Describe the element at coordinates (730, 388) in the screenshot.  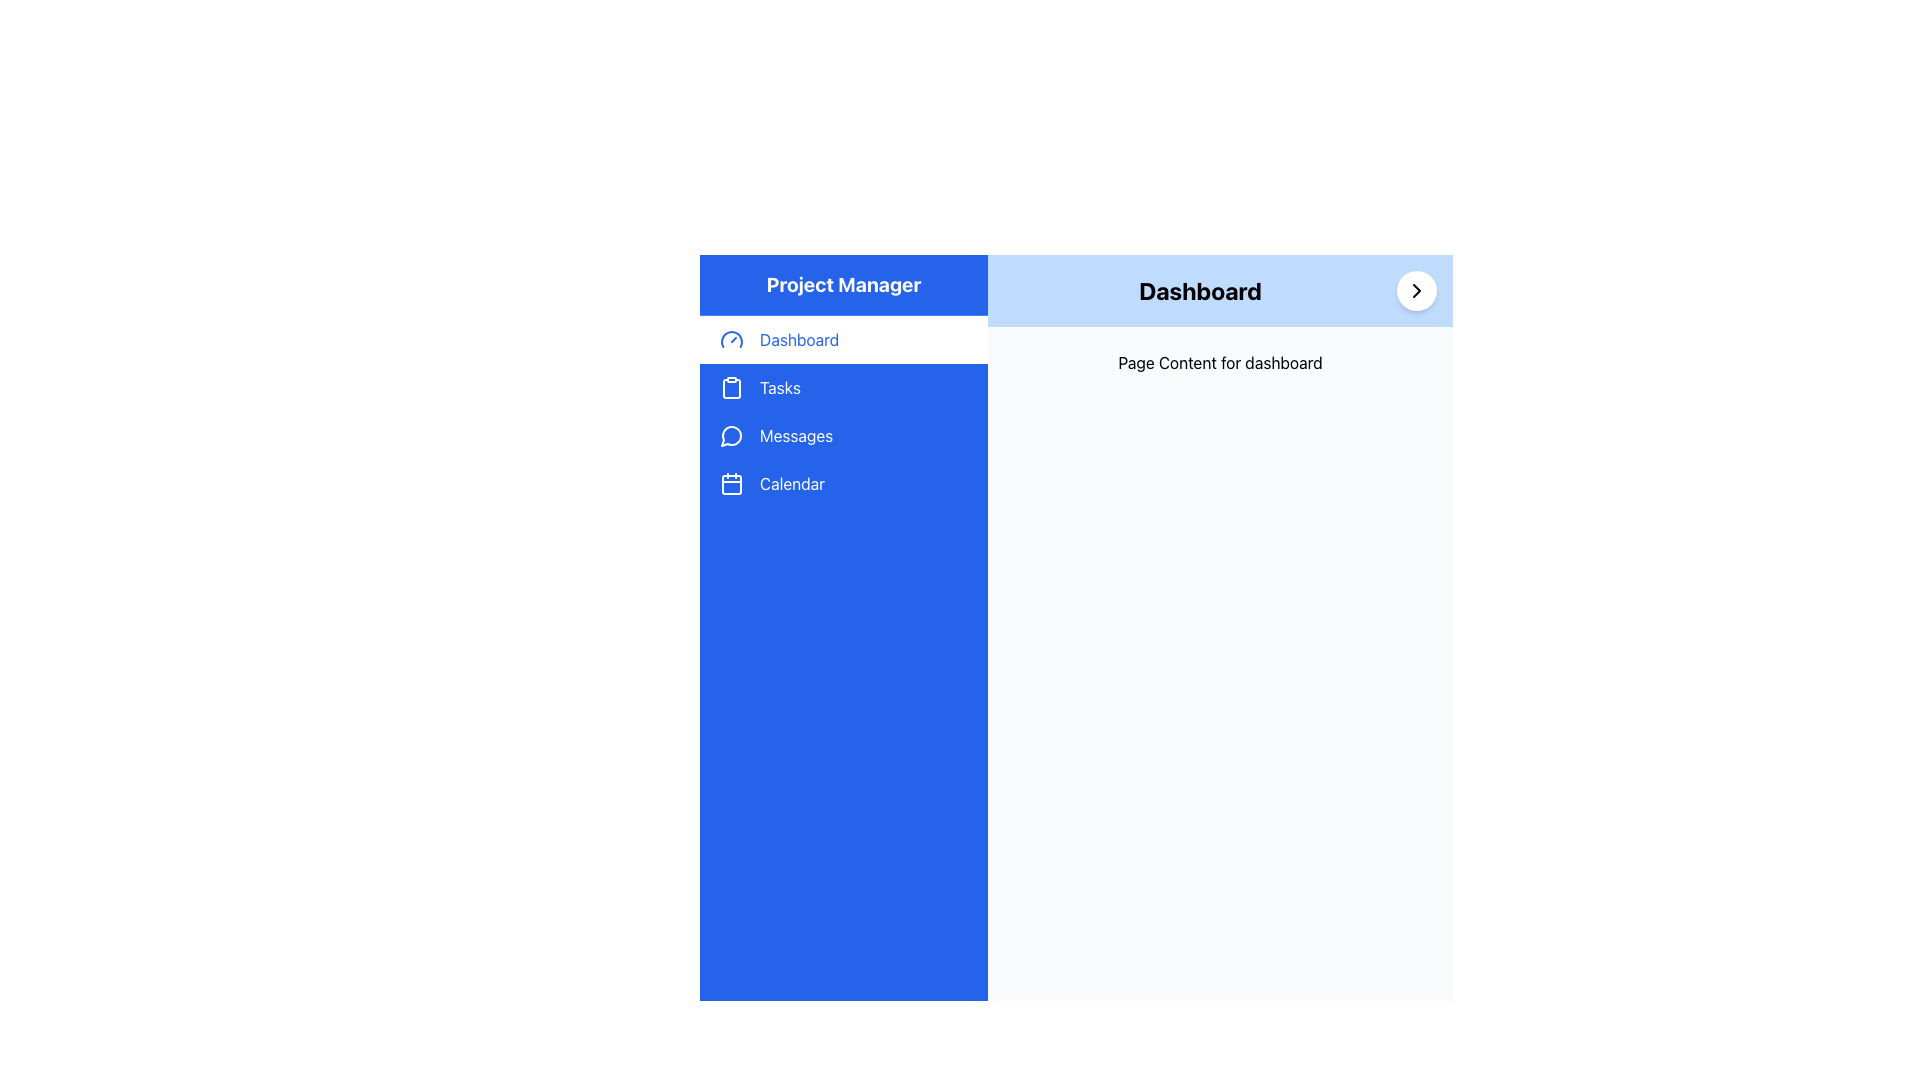
I see `the clipboard icon` at that location.